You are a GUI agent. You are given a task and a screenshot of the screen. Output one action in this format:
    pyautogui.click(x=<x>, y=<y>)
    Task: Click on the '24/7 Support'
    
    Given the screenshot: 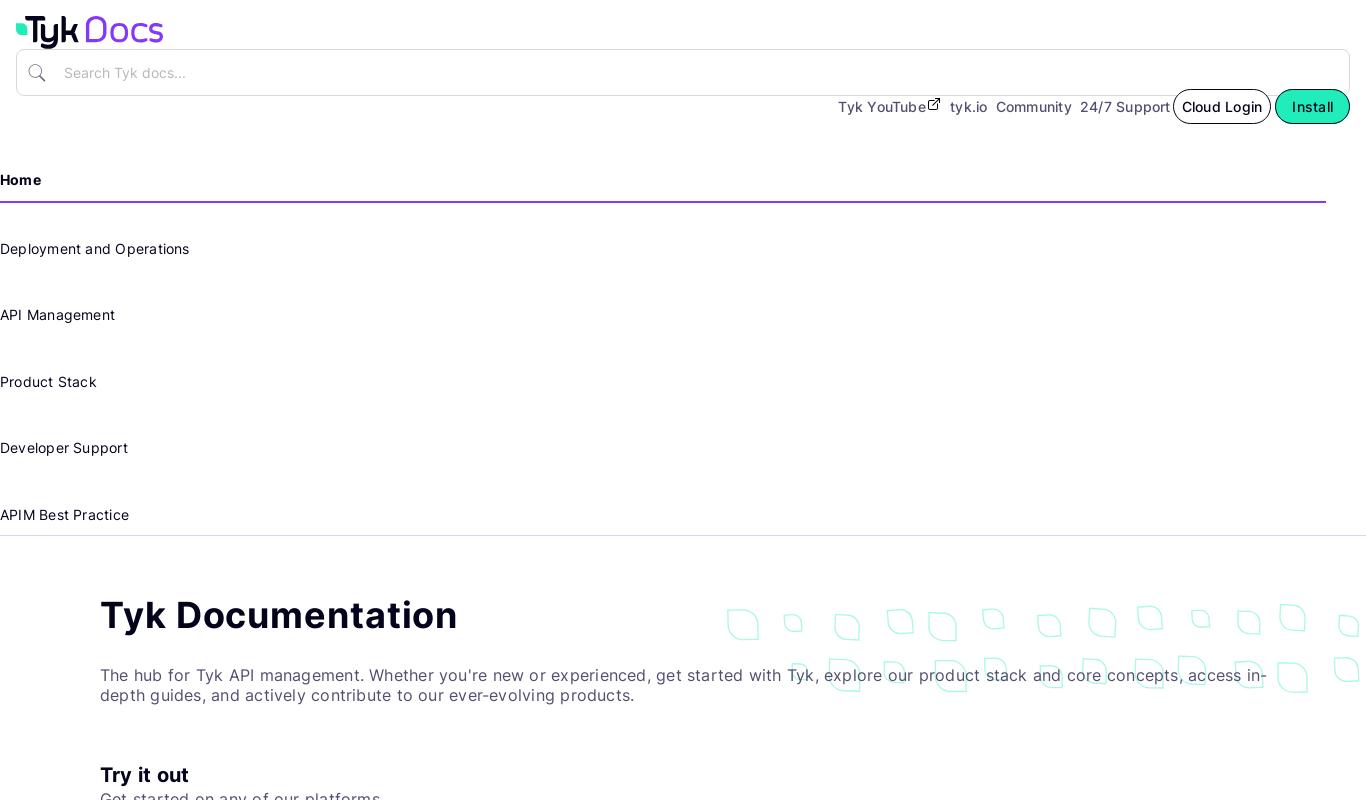 What is the action you would take?
    pyautogui.click(x=1124, y=104)
    